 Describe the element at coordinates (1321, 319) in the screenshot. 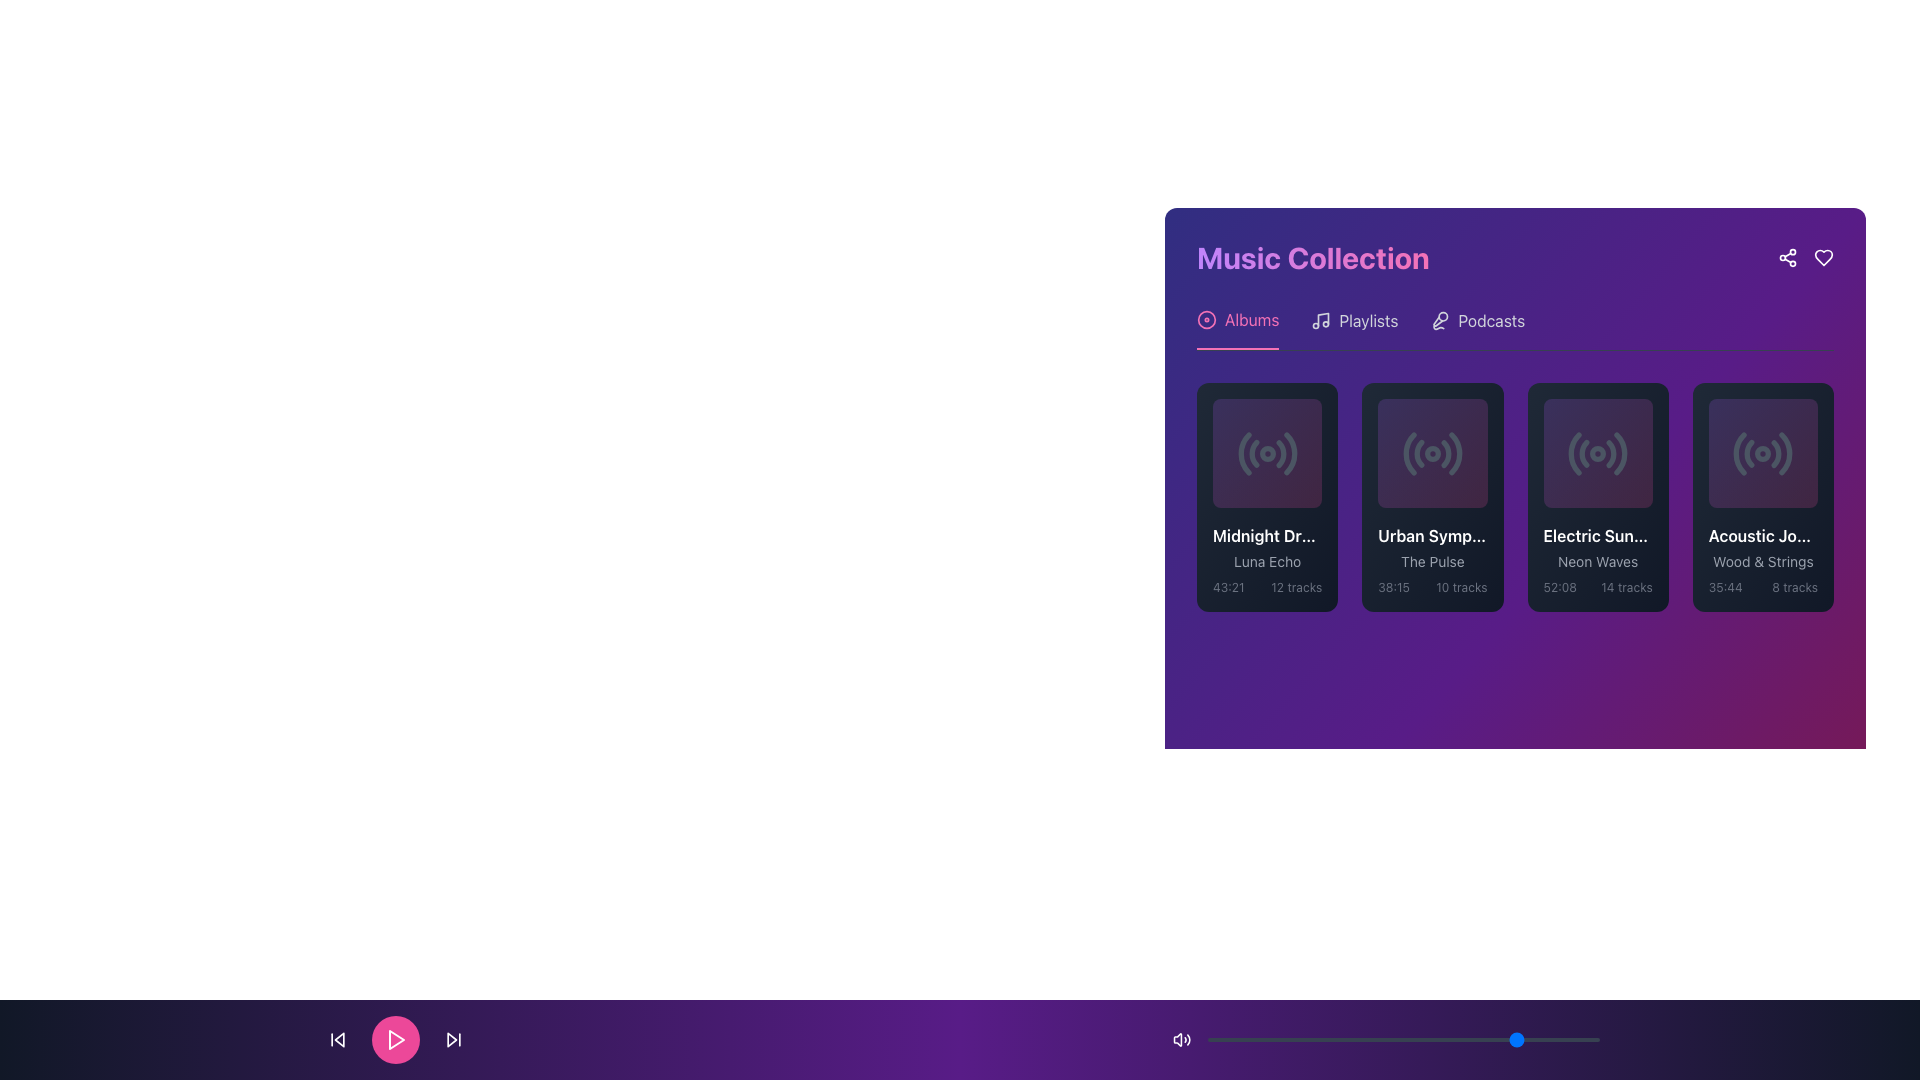

I see `the music icon element, which is a minimalist musical note displayed in light gray against a purple background, located in the 'Playlists' section header, to the left of the 'Playlists' label` at that location.